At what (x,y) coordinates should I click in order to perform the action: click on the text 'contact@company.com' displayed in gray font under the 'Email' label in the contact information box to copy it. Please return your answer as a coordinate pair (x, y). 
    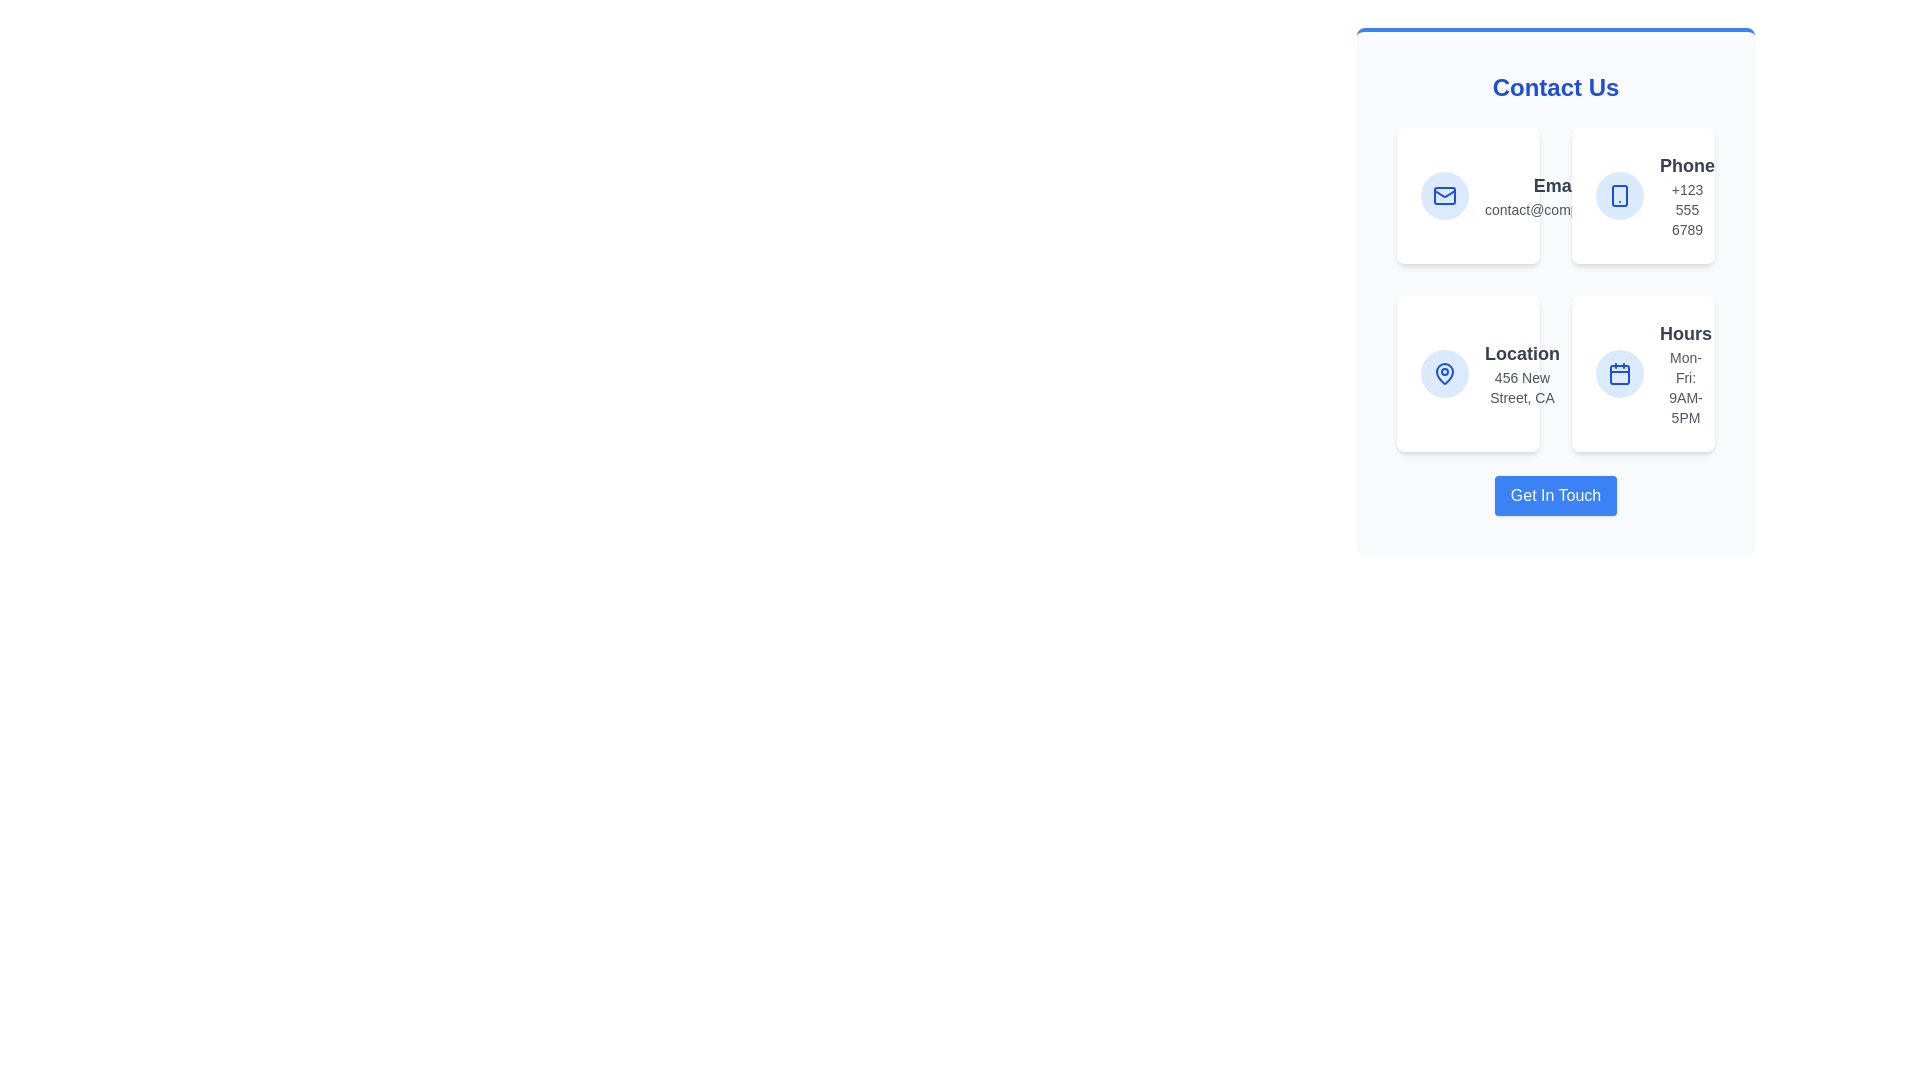
    Looking at the image, I should click on (1556, 209).